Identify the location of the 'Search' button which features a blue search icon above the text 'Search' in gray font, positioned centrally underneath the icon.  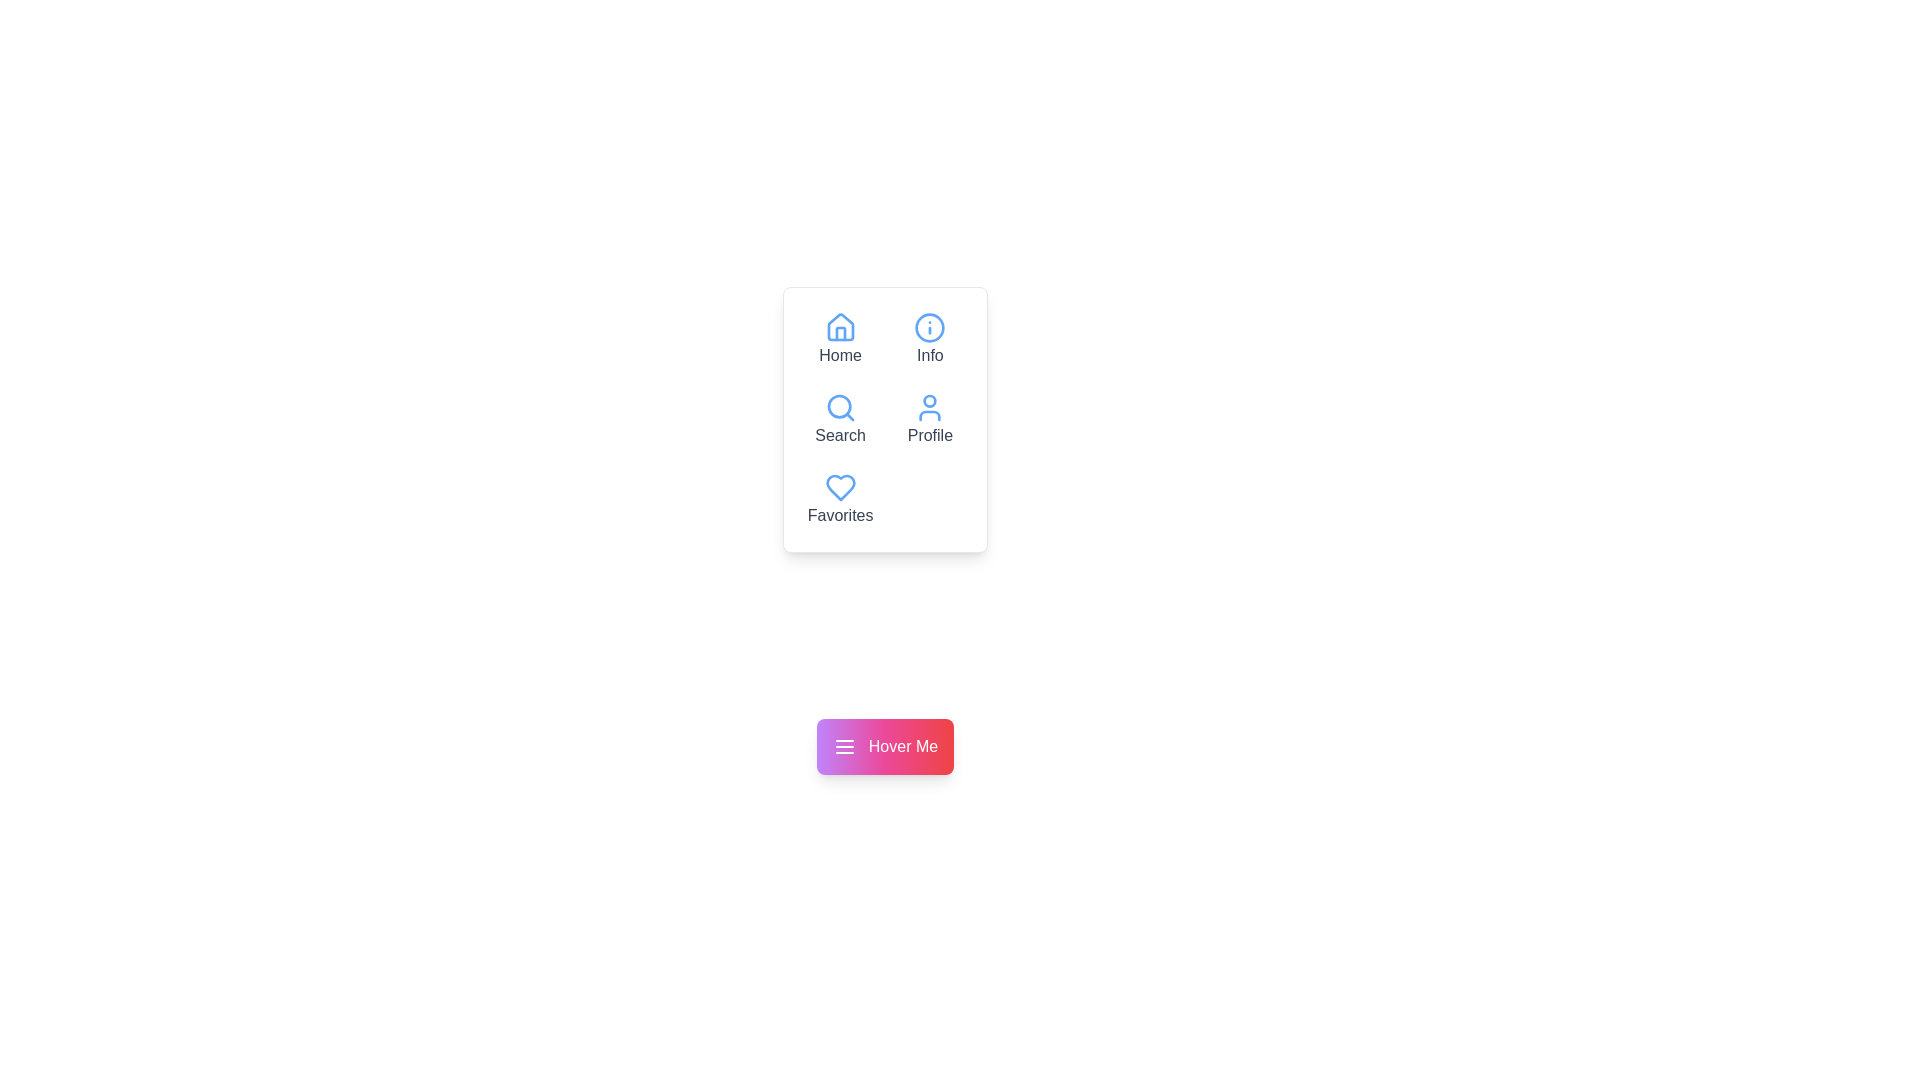
(840, 419).